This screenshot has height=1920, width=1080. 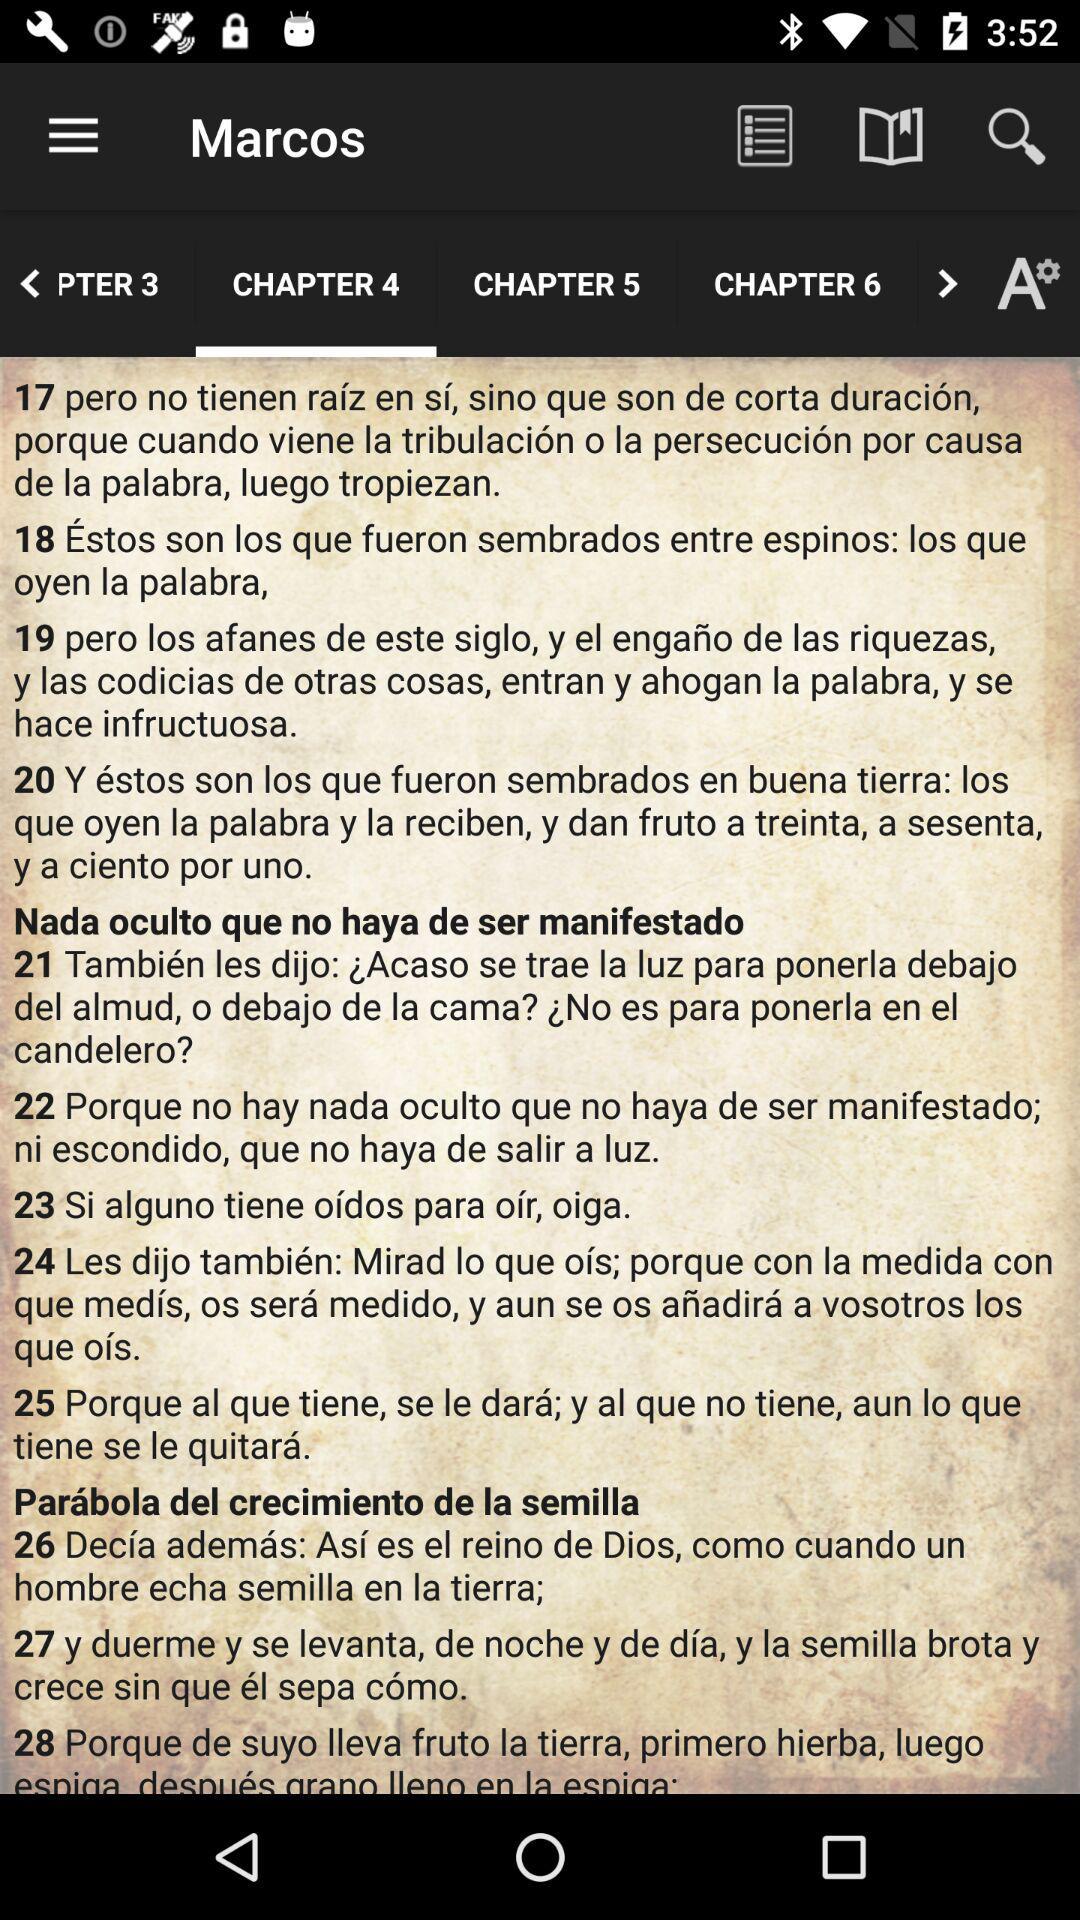 I want to click on the icon above the 17 pero no item, so click(x=315, y=282).